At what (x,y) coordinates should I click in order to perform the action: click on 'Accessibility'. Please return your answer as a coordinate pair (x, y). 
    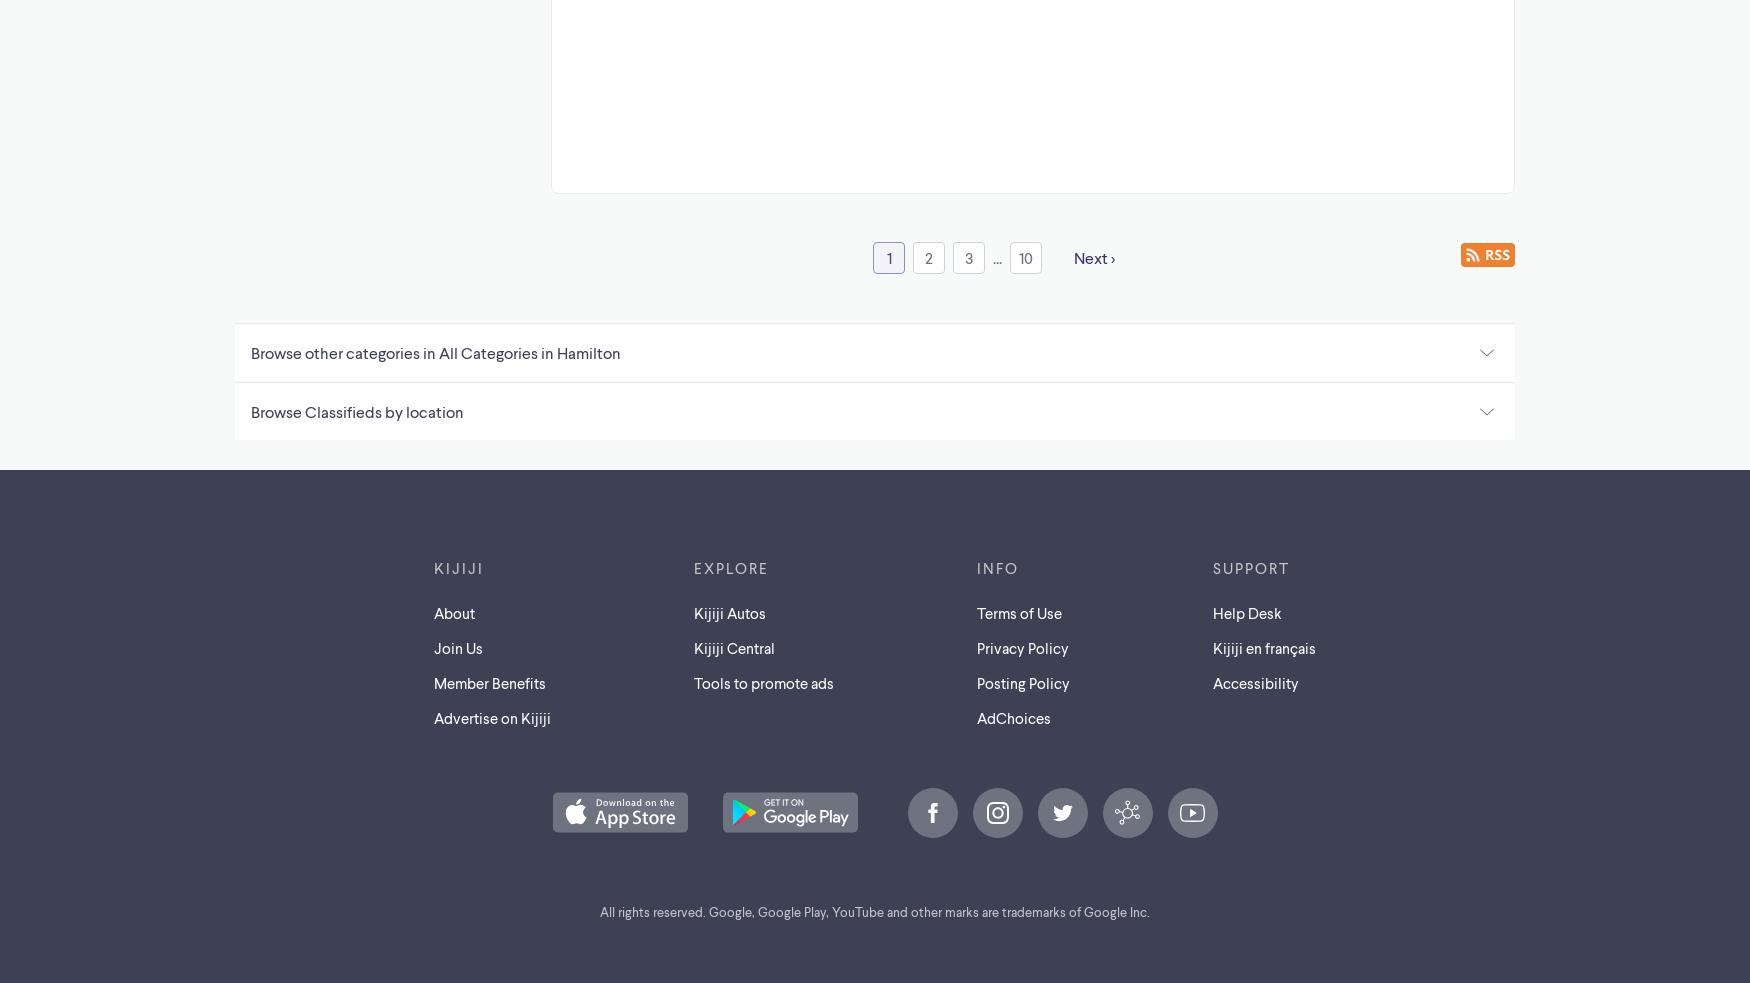
    Looking at the image, I should click on (1253, 681).